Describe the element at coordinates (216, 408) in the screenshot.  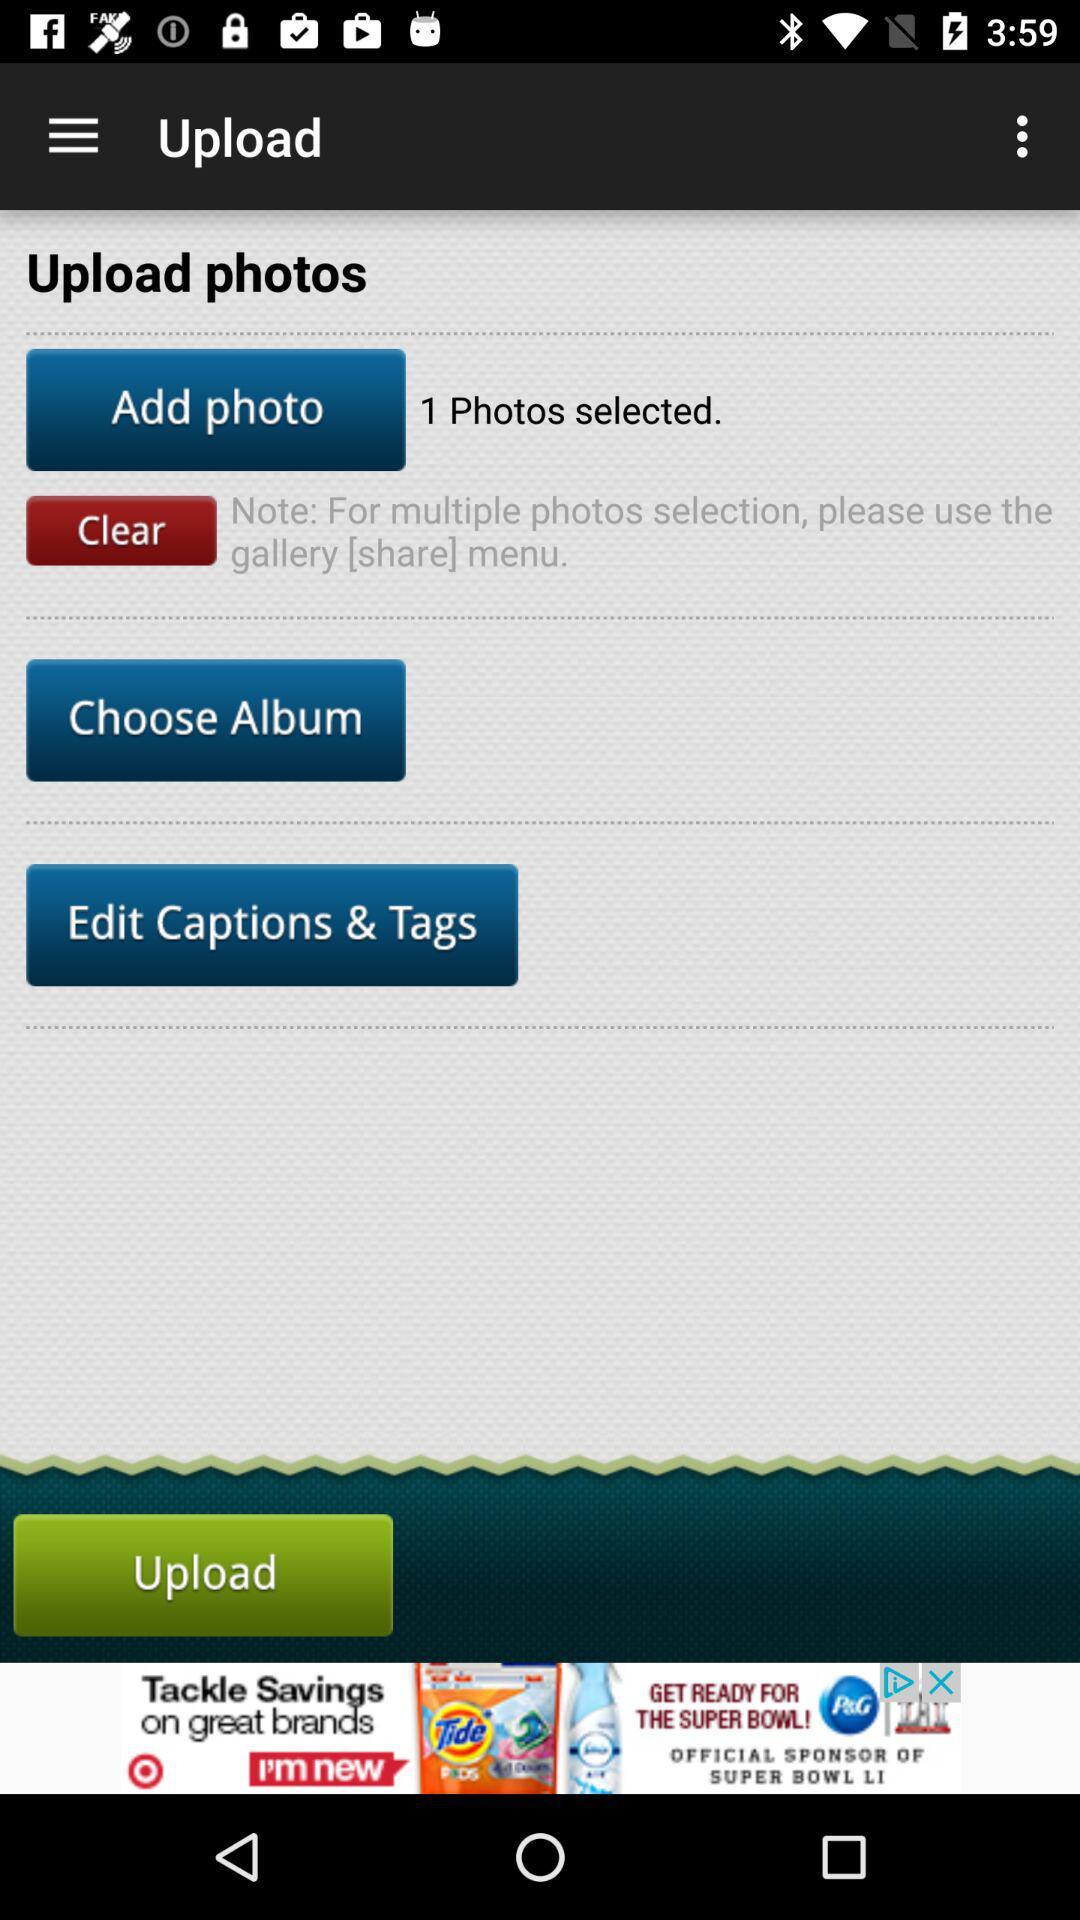
I see `photo` at that location.